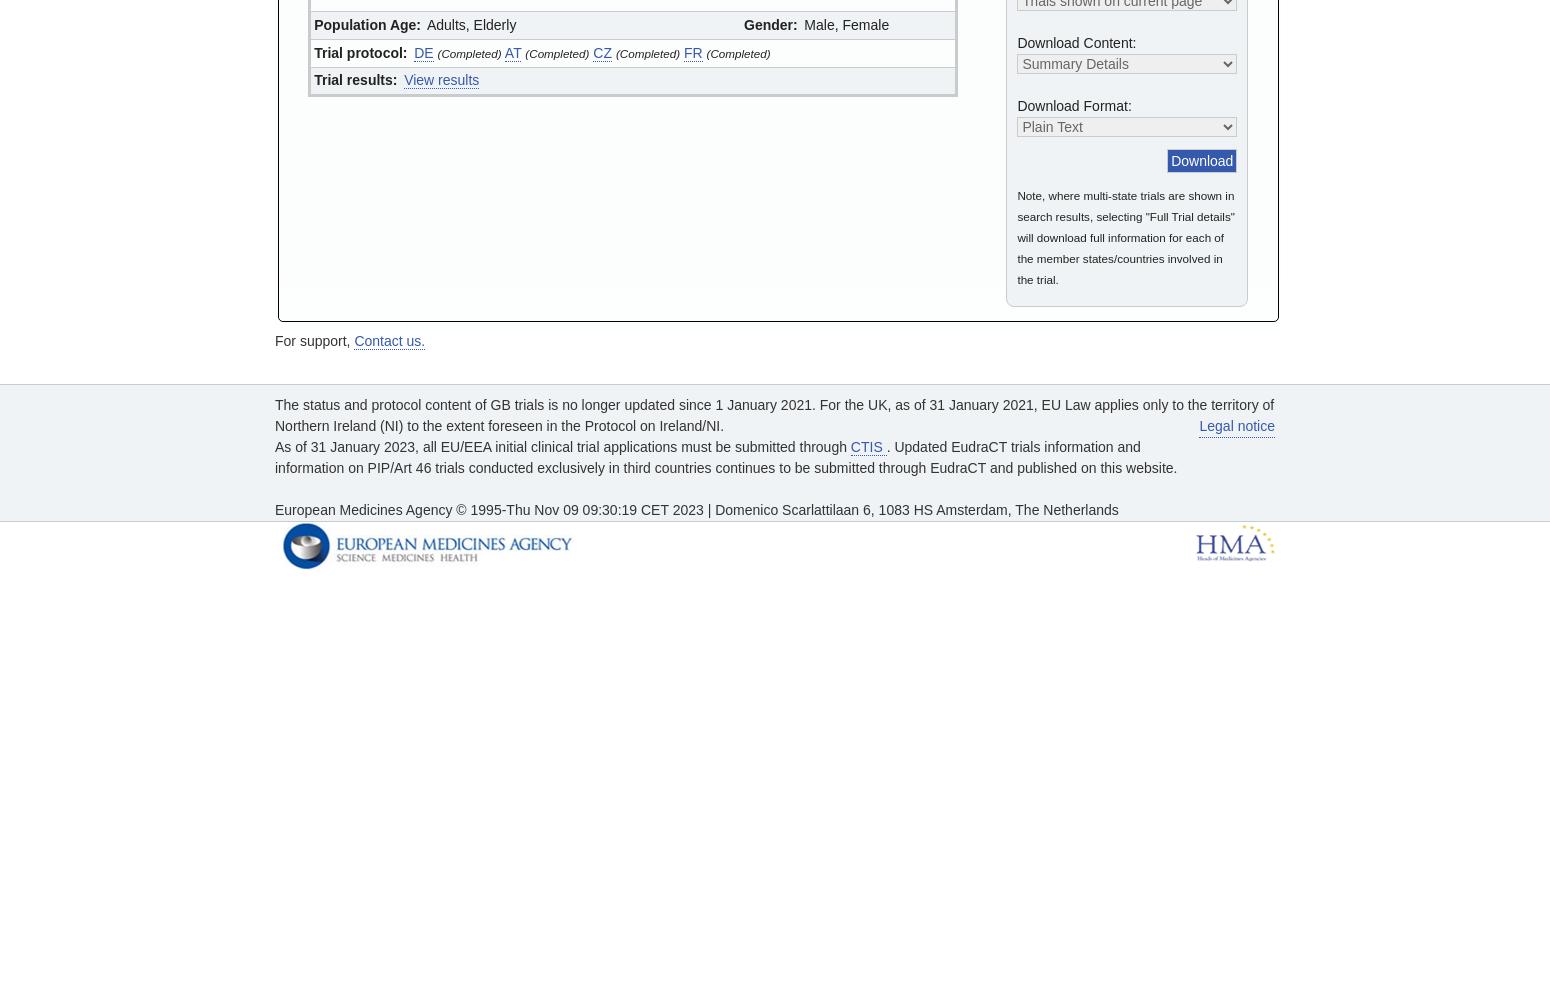  What do you see at coordinates (274, 340) in the screenshot?
I see `'For support,'` at bounding box center [274, 340].